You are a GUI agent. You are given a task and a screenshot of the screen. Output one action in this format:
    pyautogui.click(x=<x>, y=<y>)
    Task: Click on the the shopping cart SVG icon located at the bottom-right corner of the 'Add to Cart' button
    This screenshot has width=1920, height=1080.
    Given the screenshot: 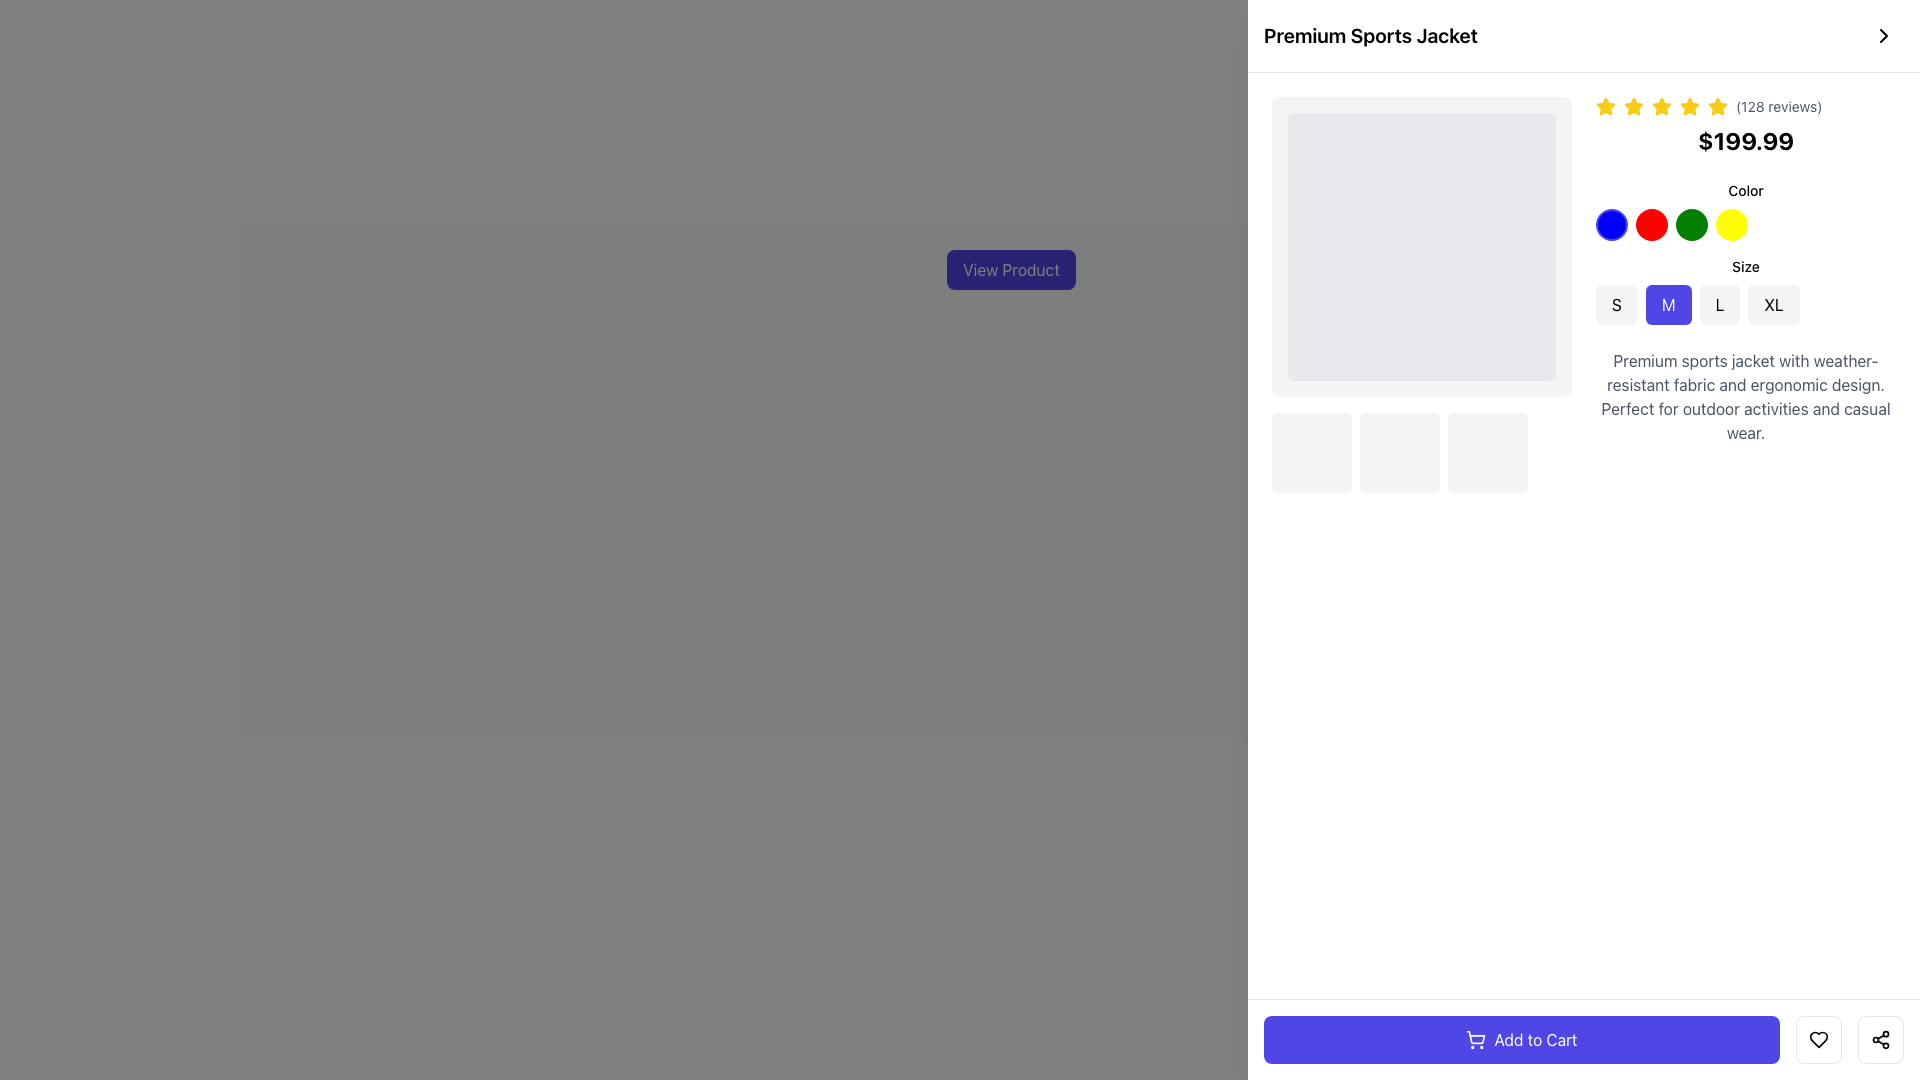 What is the action you would take?
    pyautogui.click(x=1476, y=1036)
    